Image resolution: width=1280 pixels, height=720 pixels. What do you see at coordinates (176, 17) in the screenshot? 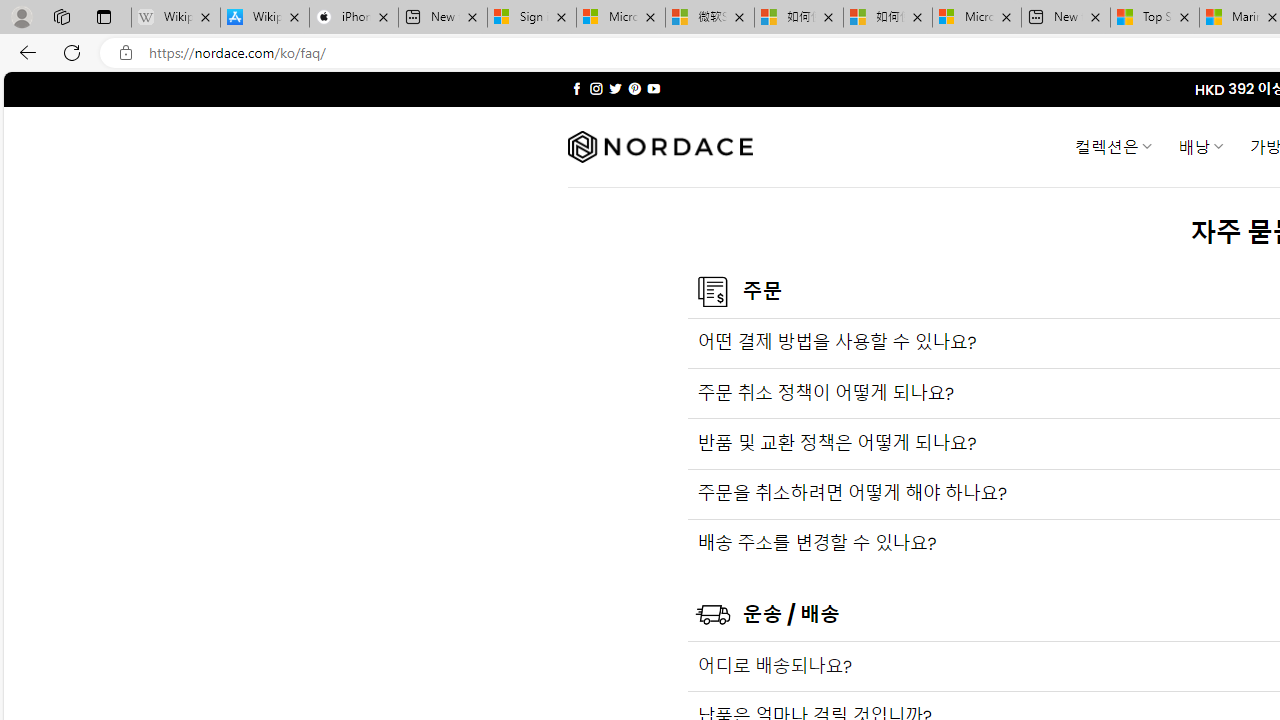
I see `'Wikipedia - Sleeping'` at bounding box center [176, 17].